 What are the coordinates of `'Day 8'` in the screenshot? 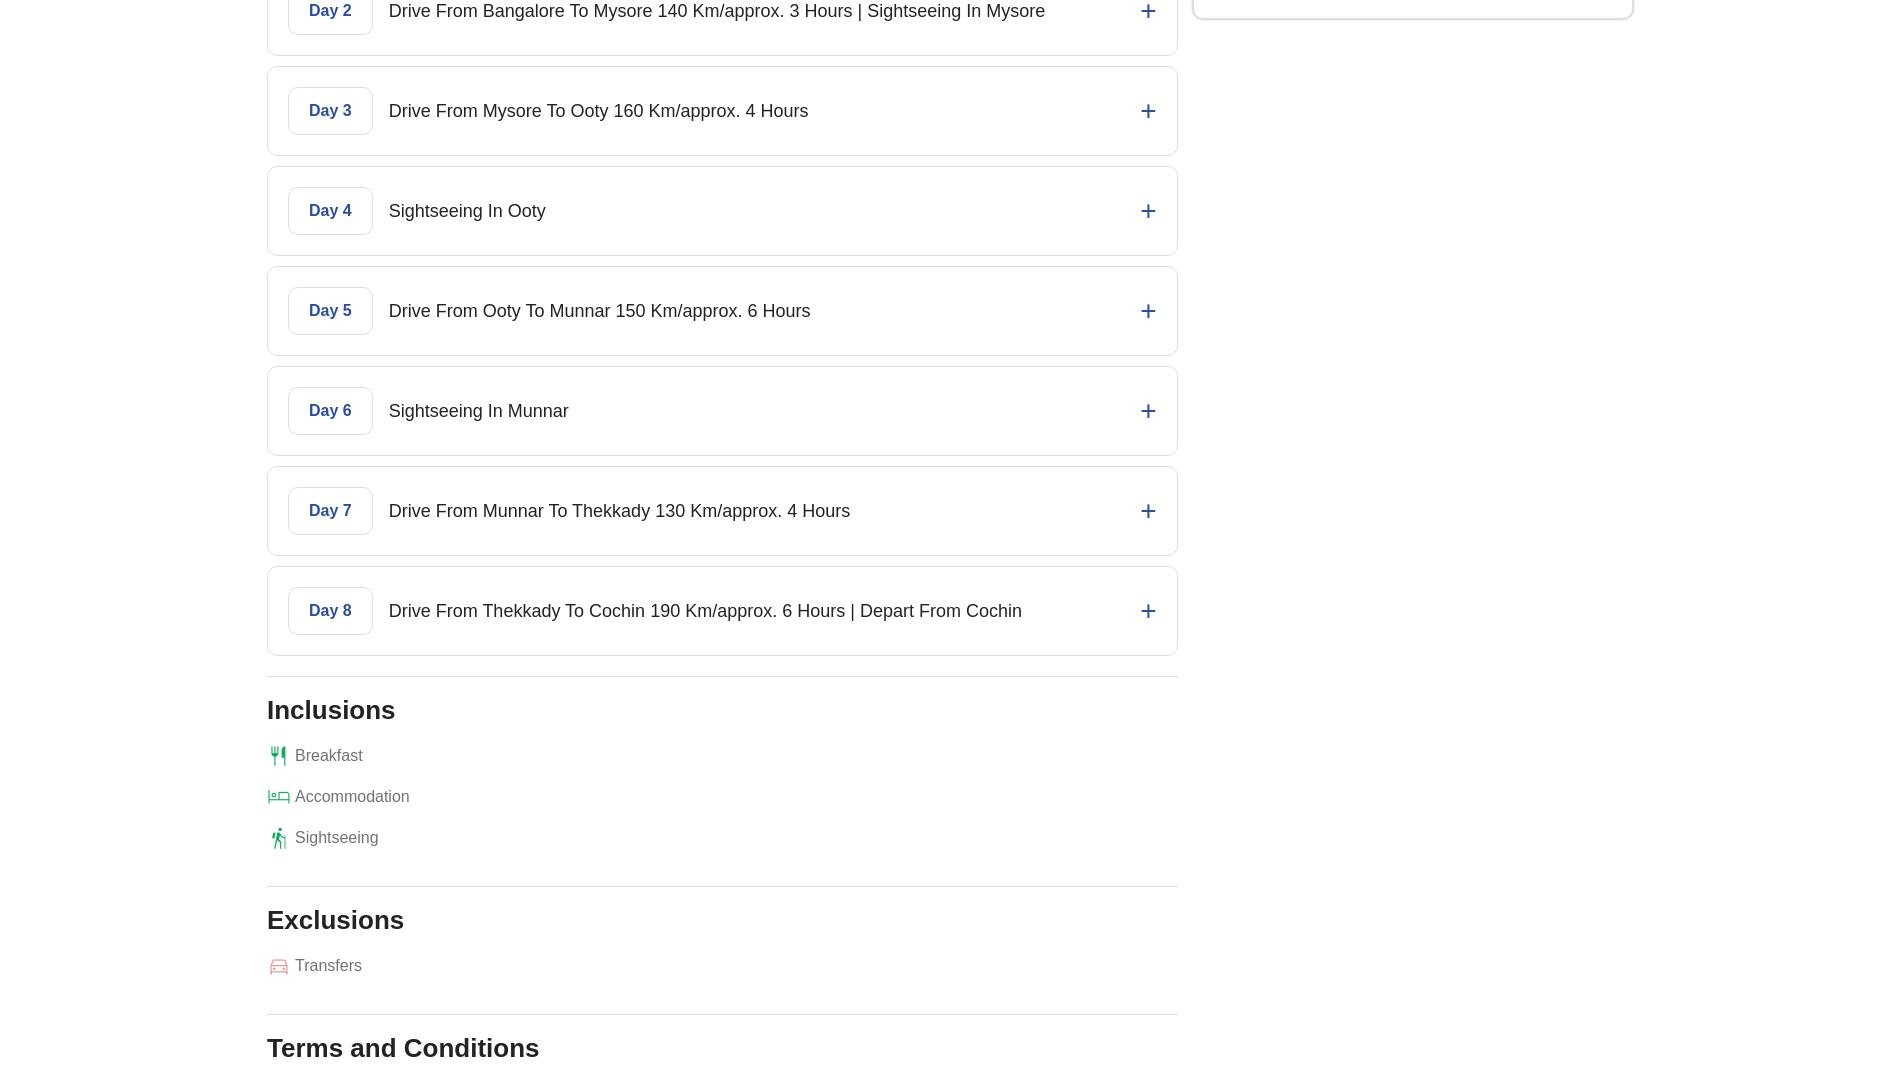 It's located at (307, 609).